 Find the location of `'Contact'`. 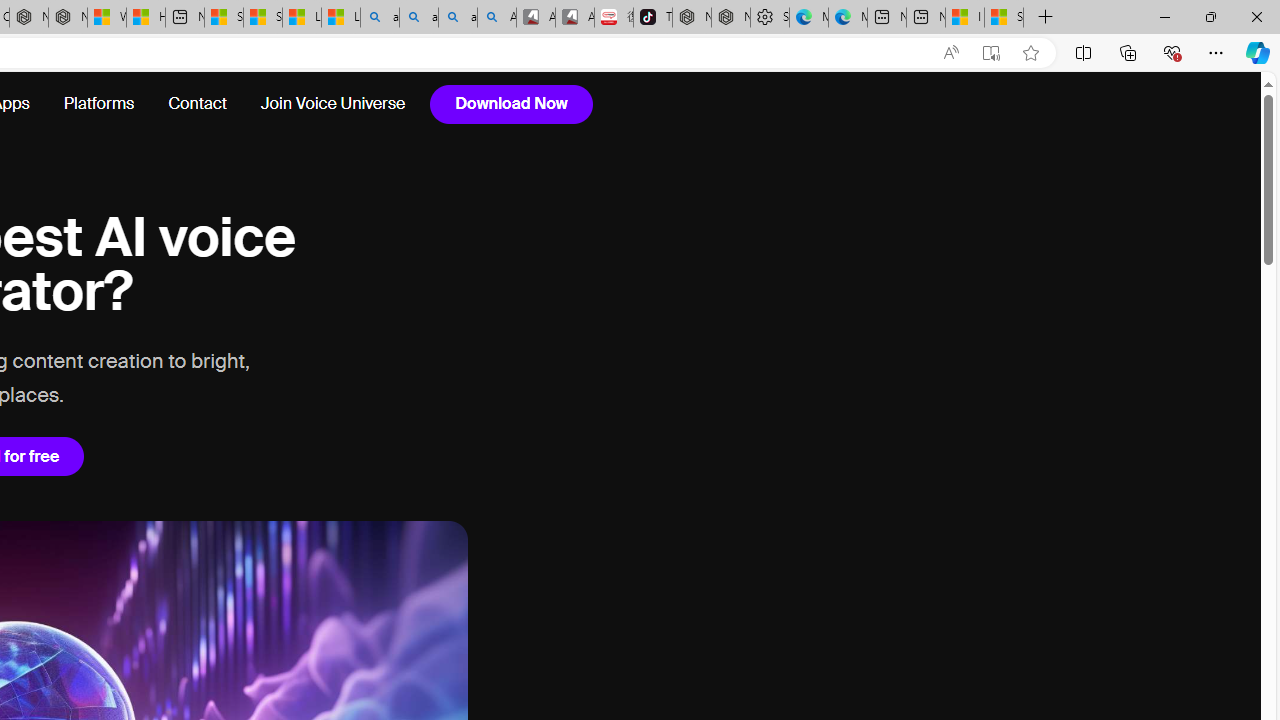

'Contact' is located at coordinates (197, 104).